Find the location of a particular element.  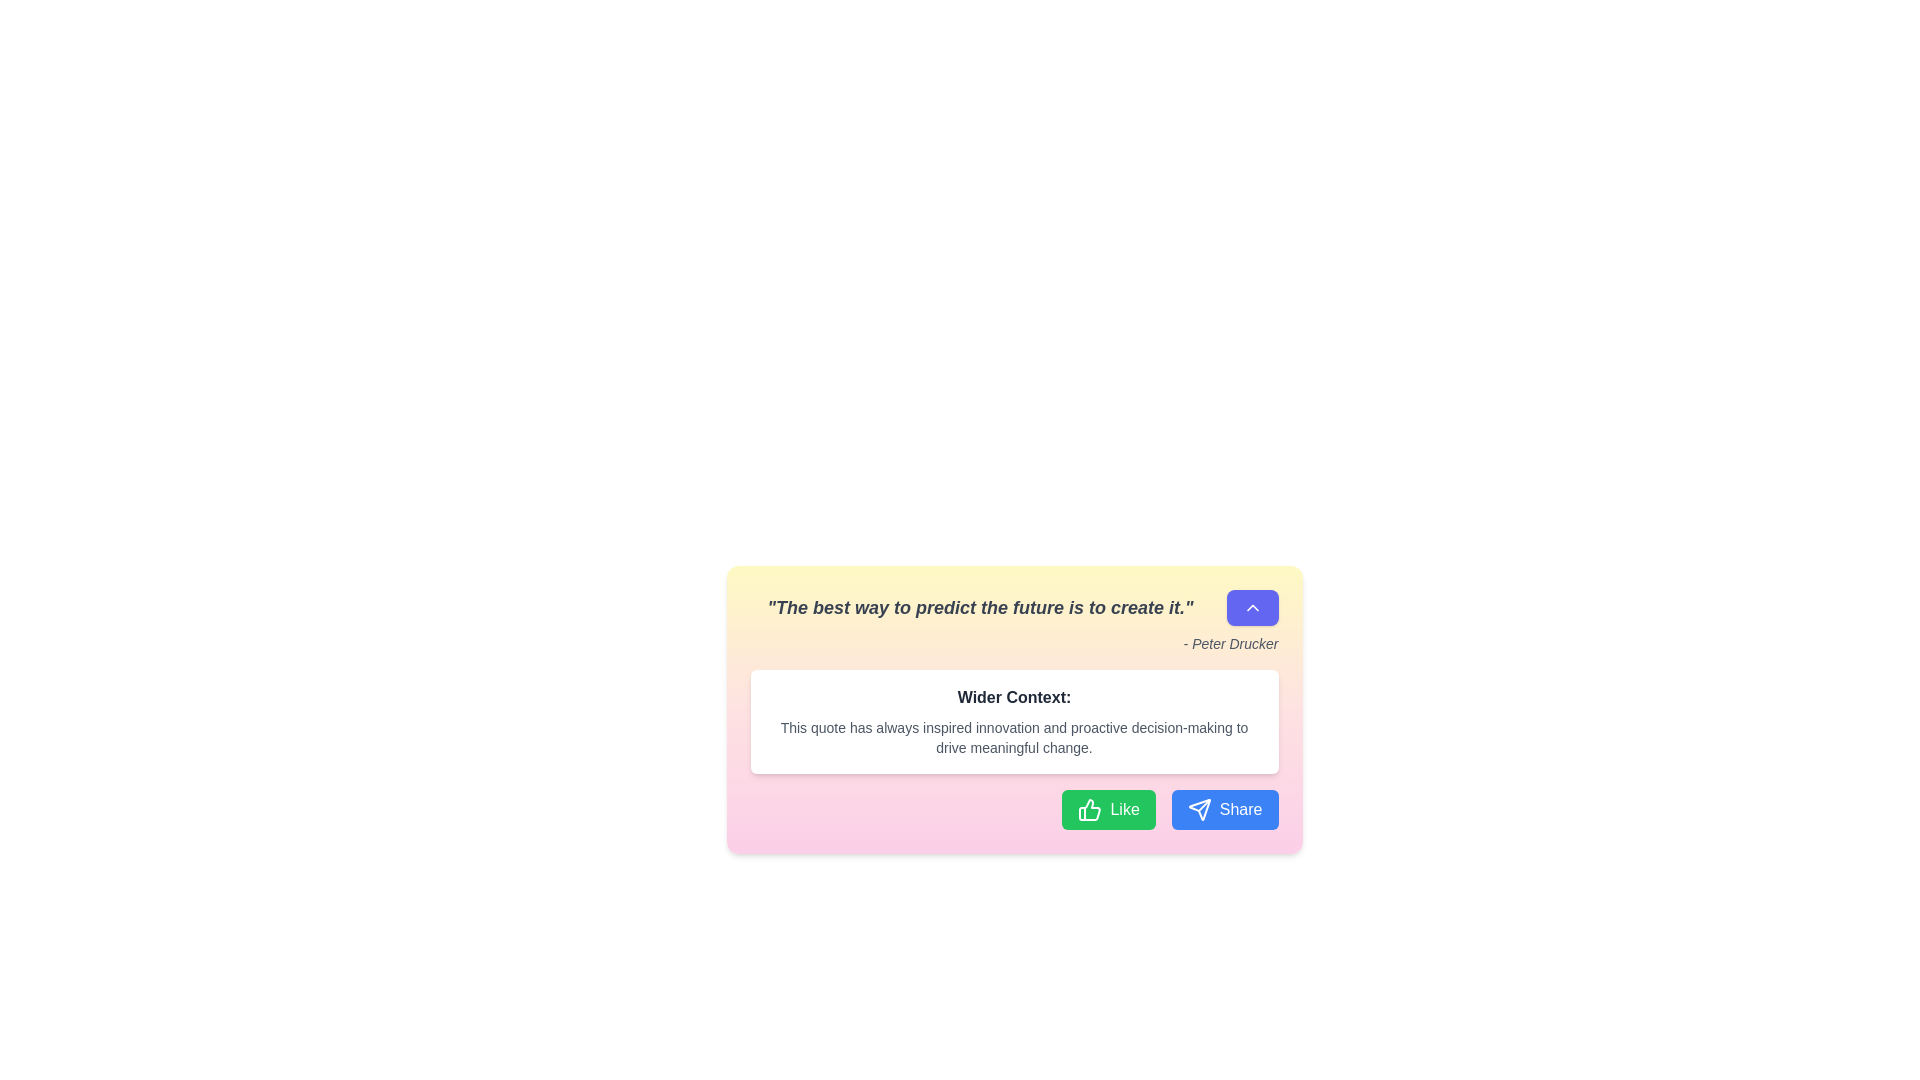

the rectangular 'Share' button with a blue background and a white paper airplane icon is located at coordinates (1224, 810).